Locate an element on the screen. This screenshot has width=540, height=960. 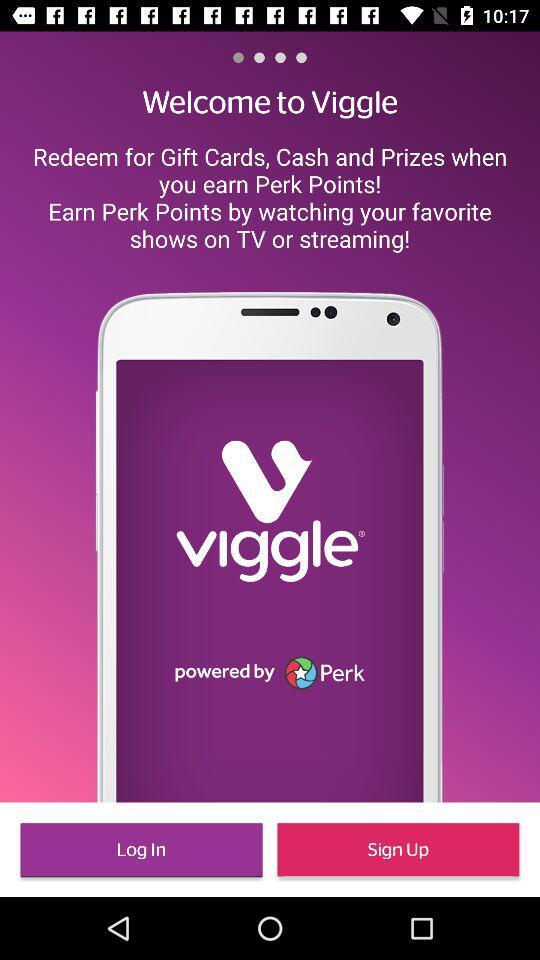
the item at the bottom right corner is located at coordinates (398, 848).